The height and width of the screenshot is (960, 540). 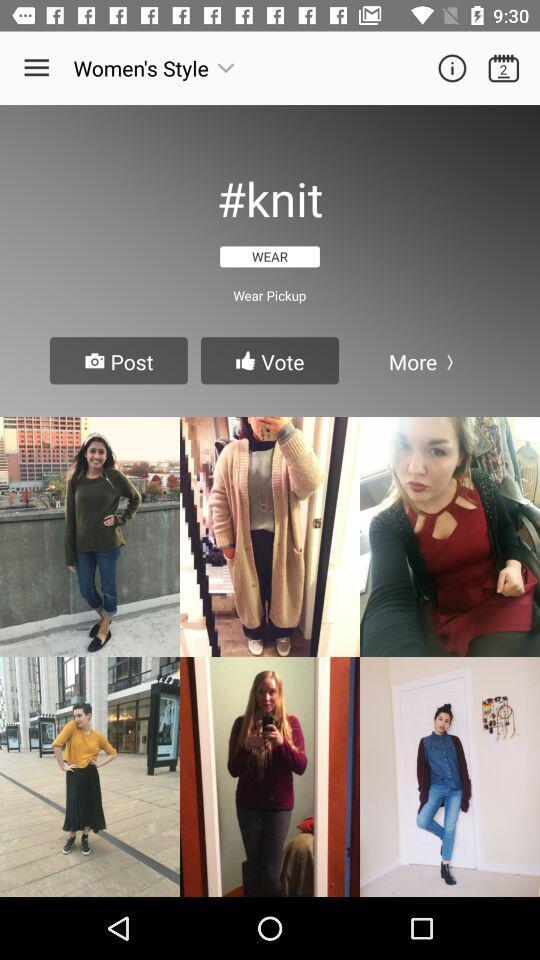 What do you see at coordinates (502, 68) in the screenshot?
I see `calendar option` at bounding box center [502, 68].